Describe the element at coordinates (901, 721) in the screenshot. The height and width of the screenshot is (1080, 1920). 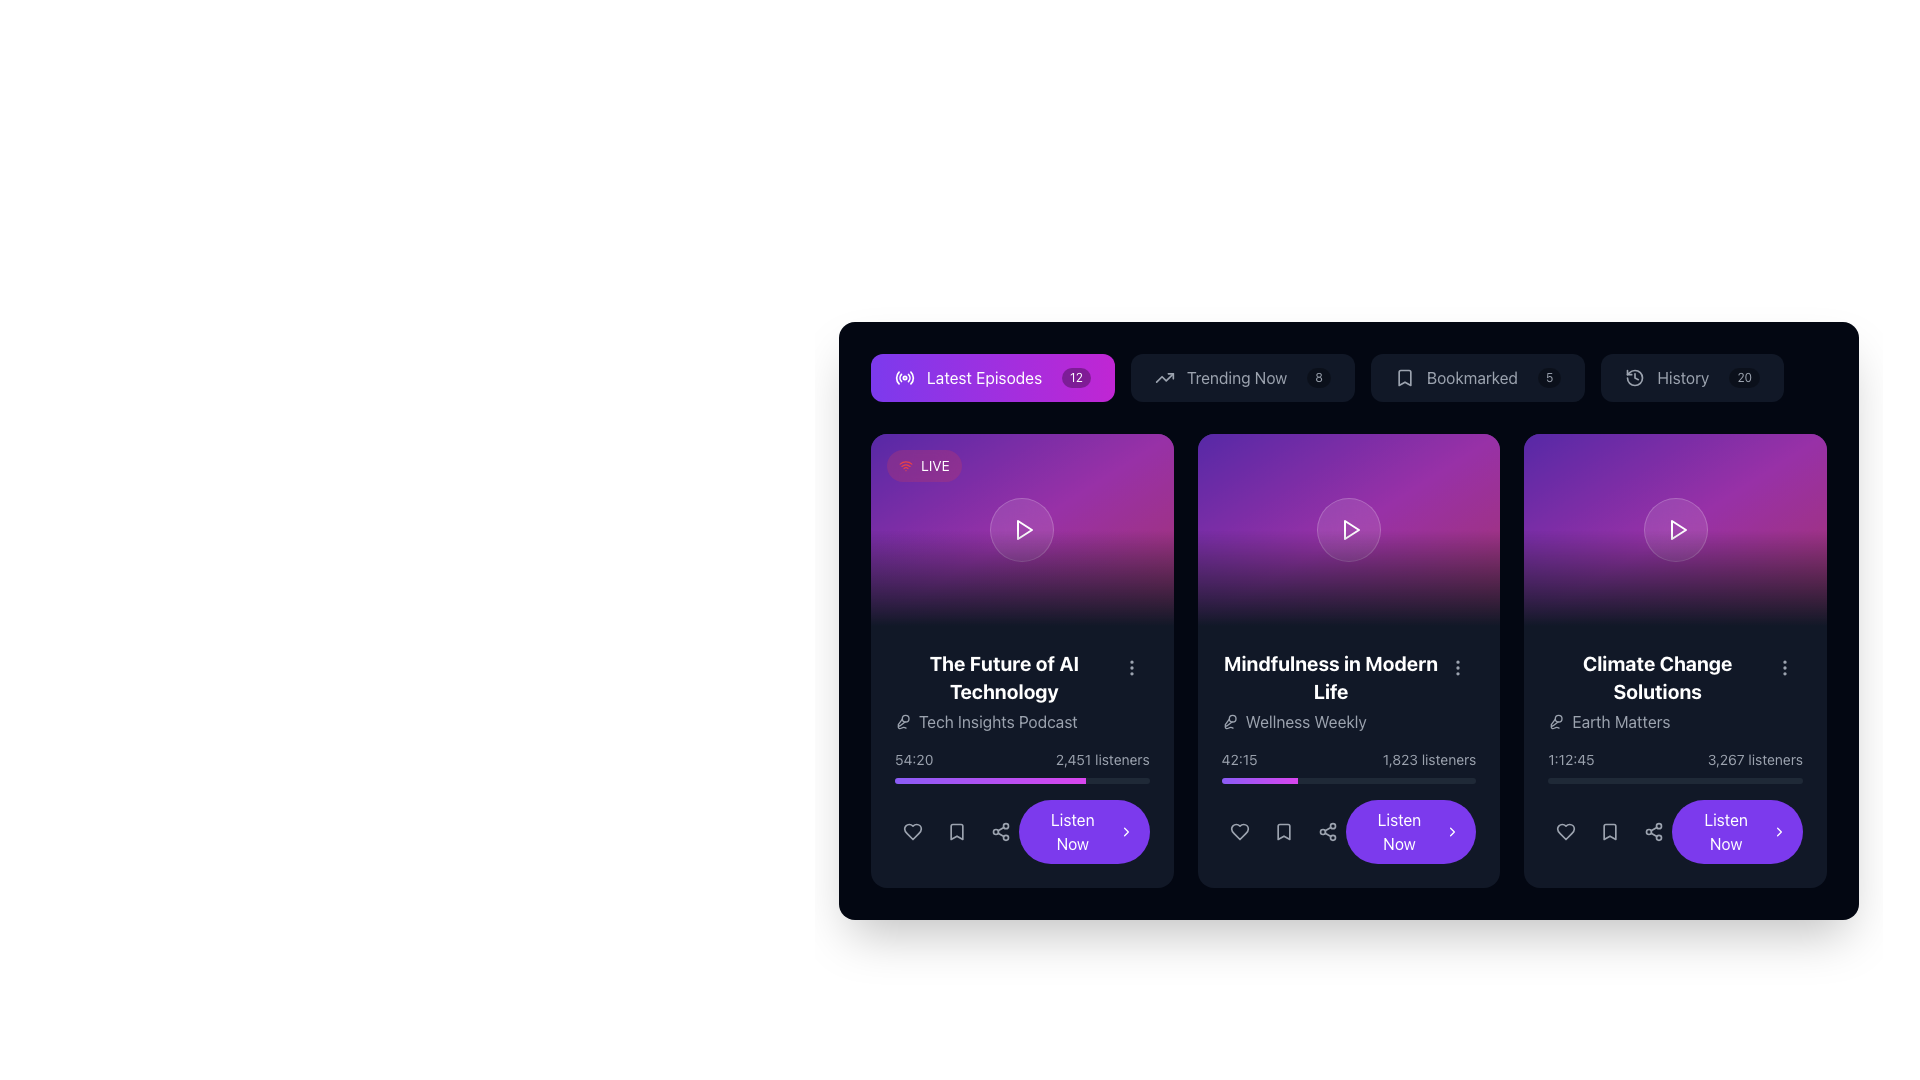
I see `the microphone icon located to the left of the text 'Tech Insights Podcast' in the card for 'The Future of AI Technology'` at that location.